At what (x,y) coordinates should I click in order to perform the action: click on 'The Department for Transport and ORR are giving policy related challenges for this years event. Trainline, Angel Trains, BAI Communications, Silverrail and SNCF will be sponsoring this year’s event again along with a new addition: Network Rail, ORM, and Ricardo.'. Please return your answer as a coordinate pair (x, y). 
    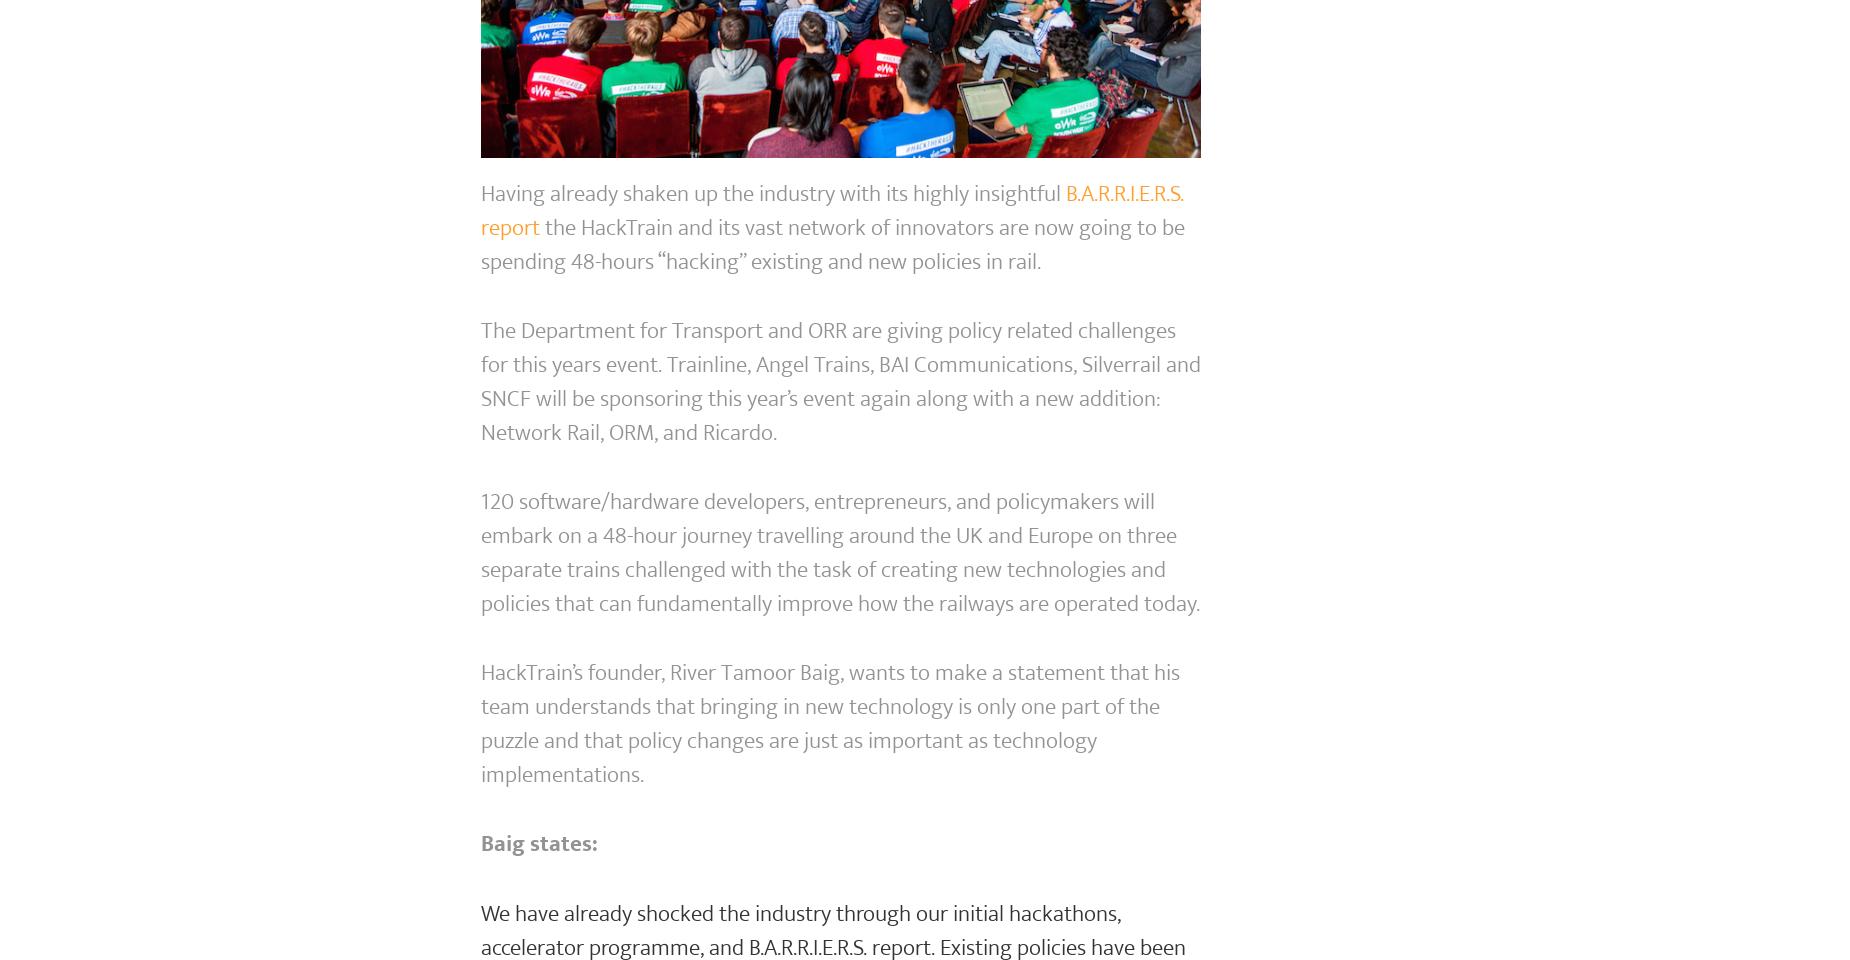
    Looking at the image, I should click on (840, 380).